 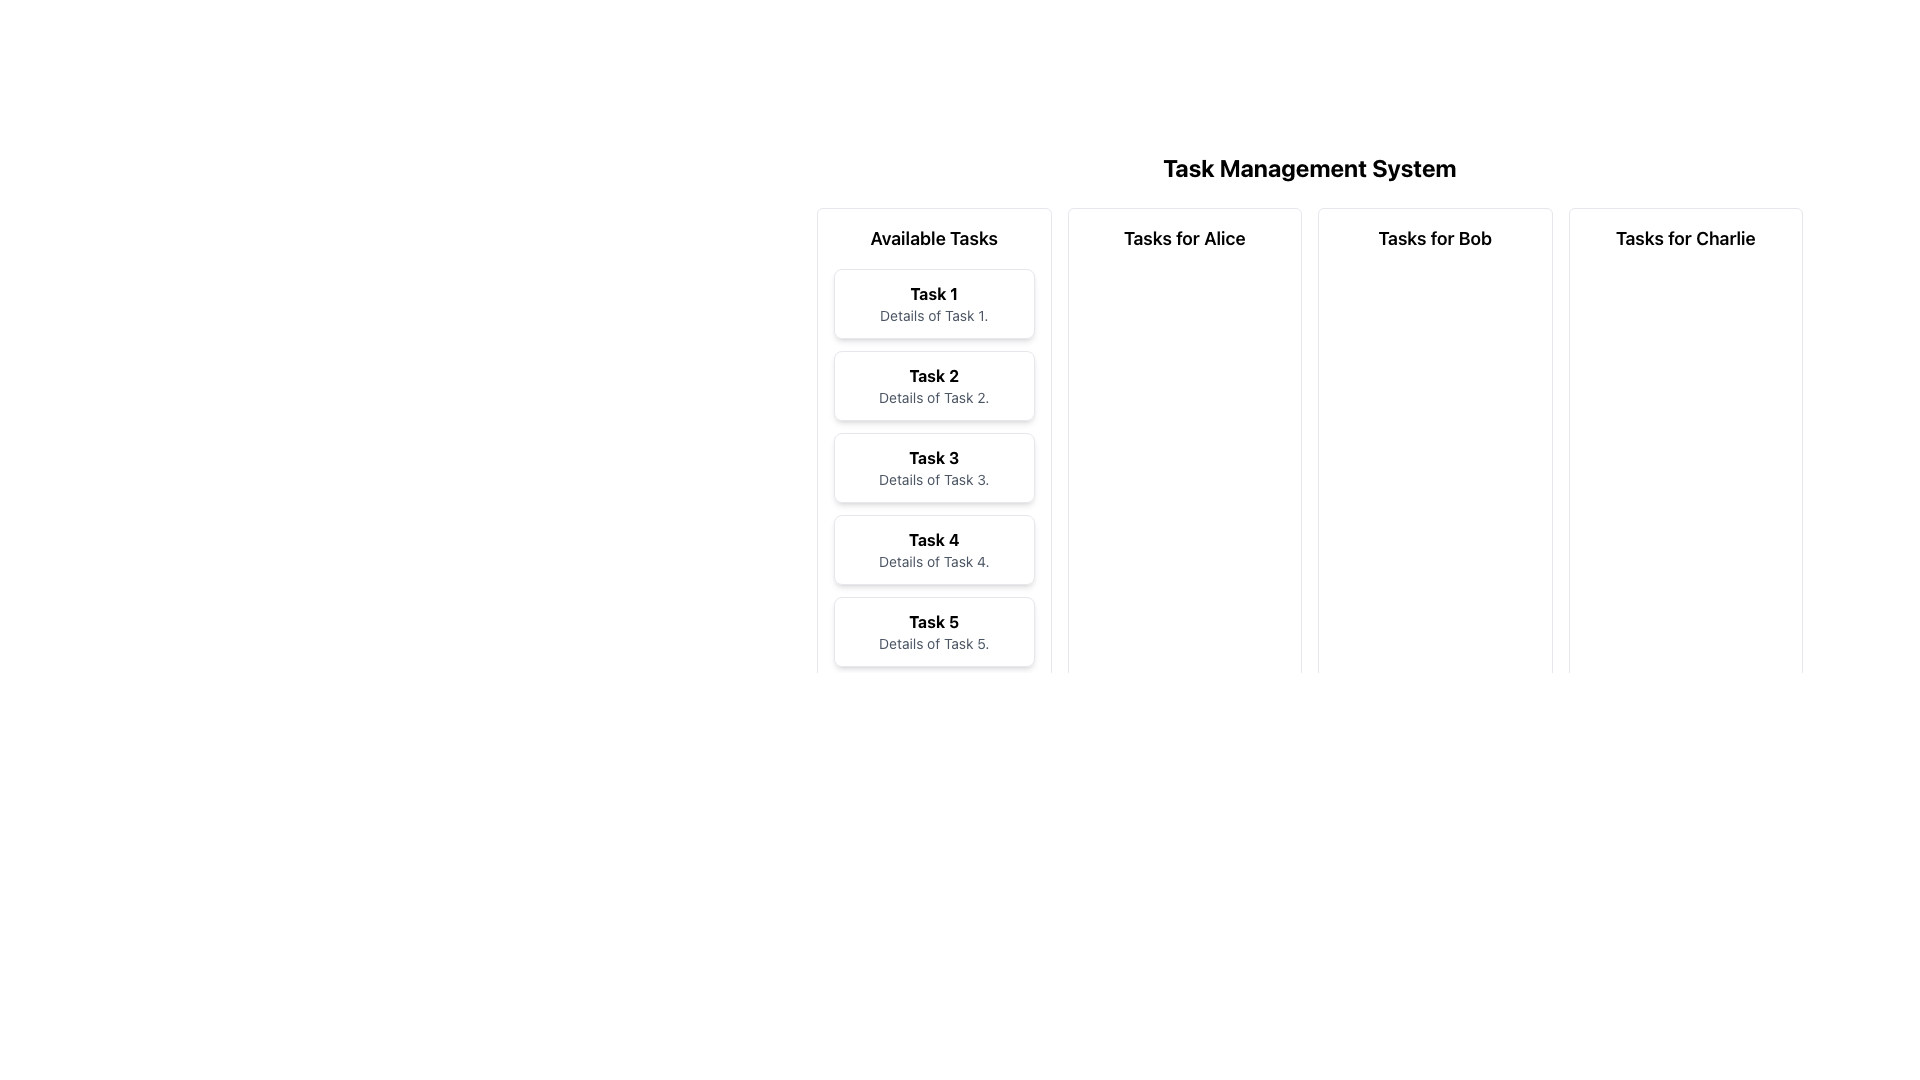 What do you see at coordinates (933, 304) in the screenshot?
I see `displayed text of the first task item in the 'Available Tasks' section, which is located in the leftmost column` at bounding box center [933, 304].